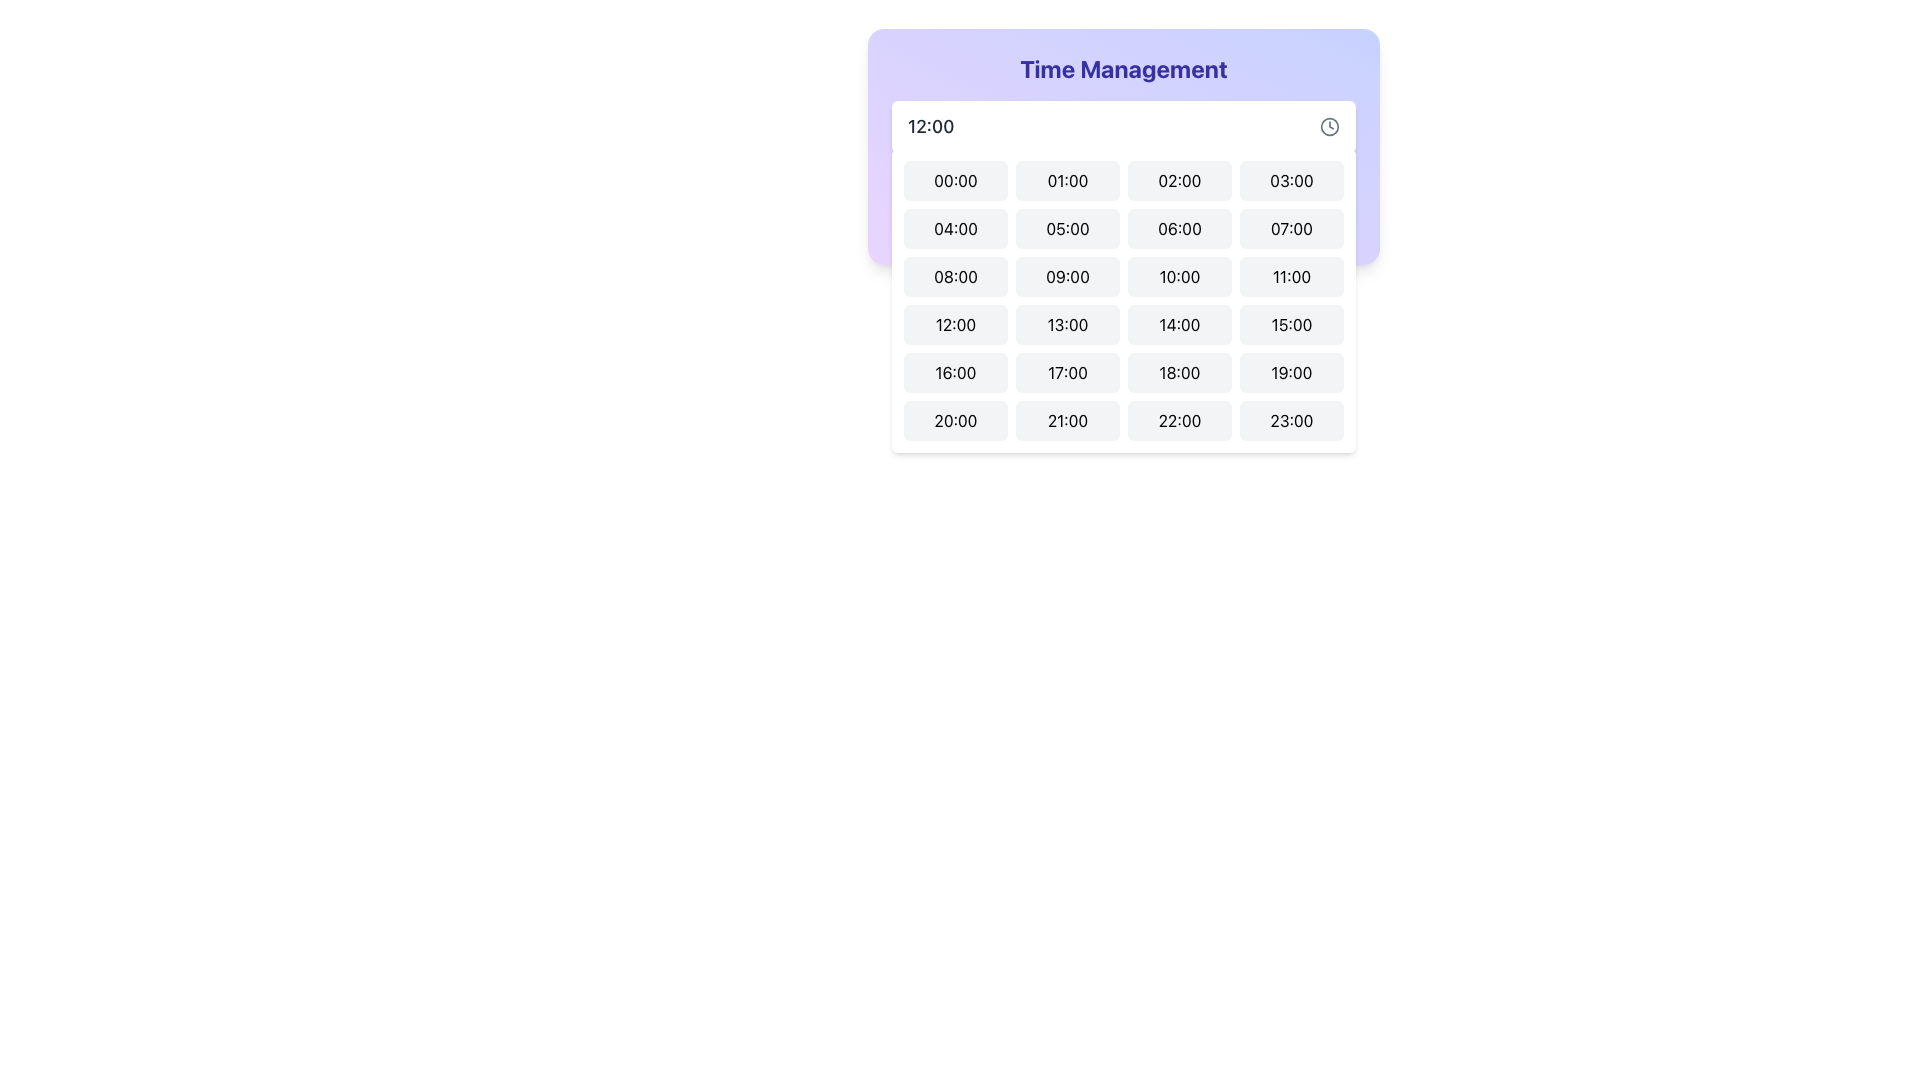  What do you see at coordinates (1180, 277) in the screenshot?
I see `the '10:00' button located in the third row and third column of the grid under 'Time Management' to observe any hover effects` at bounding box center [1180, 277].